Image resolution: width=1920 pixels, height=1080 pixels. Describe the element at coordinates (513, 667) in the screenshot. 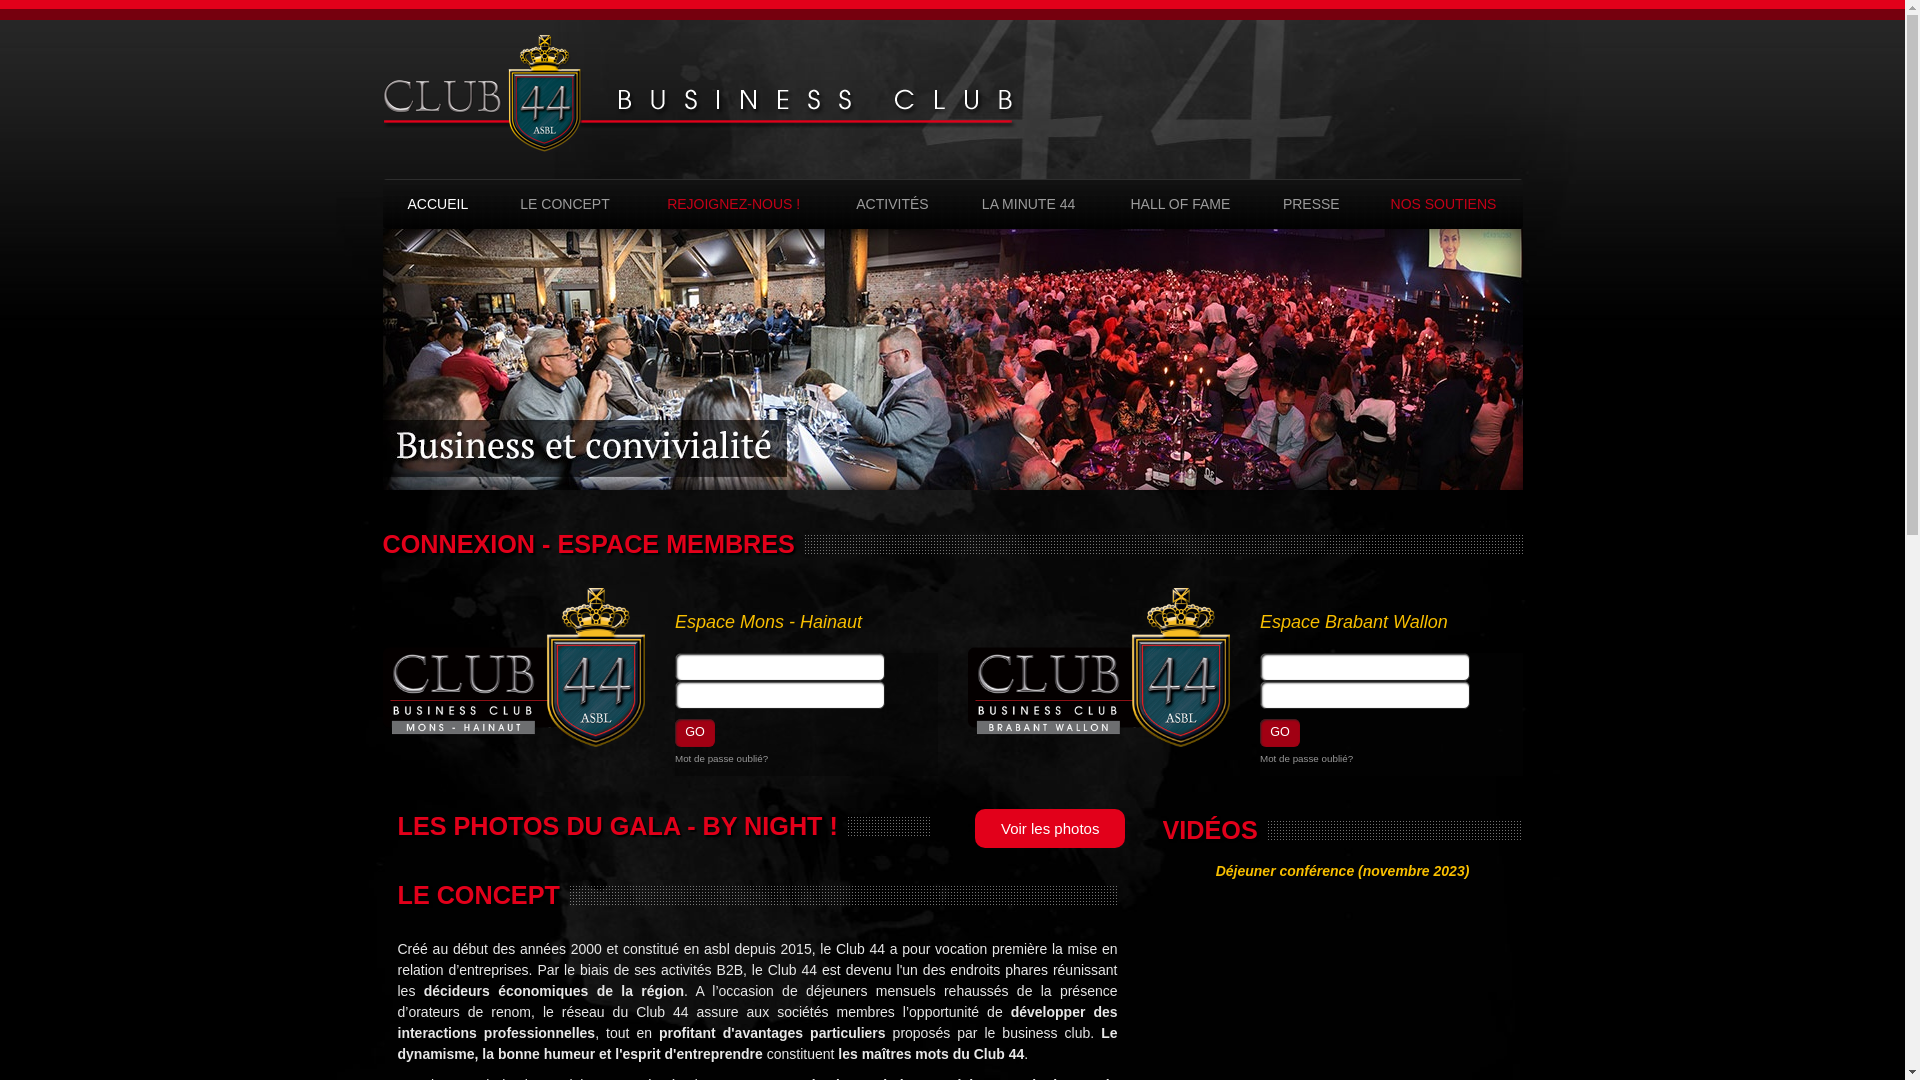

I see `'Club 44 - Mons-Hainaut'` at that location.